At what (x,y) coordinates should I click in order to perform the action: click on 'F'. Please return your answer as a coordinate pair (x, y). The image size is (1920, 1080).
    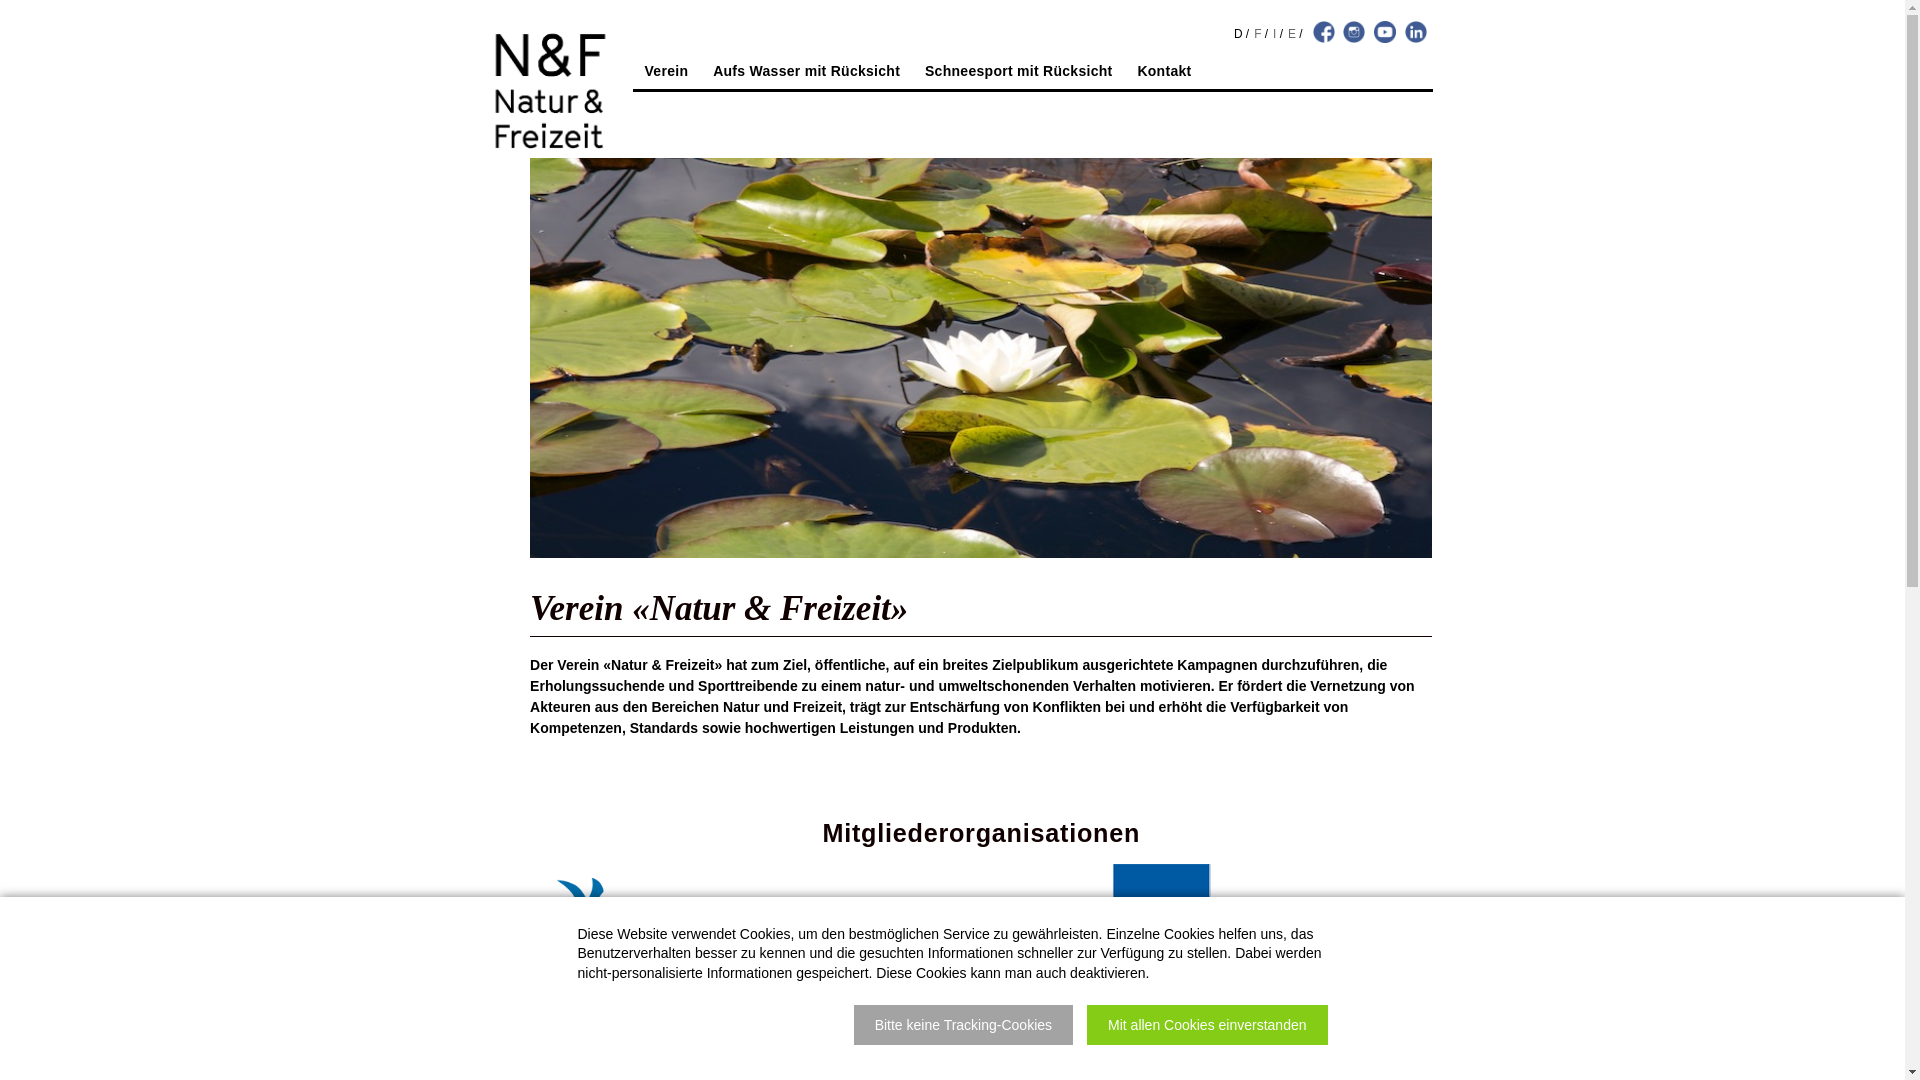
    Looking at the image, I should click on (1256, 34).